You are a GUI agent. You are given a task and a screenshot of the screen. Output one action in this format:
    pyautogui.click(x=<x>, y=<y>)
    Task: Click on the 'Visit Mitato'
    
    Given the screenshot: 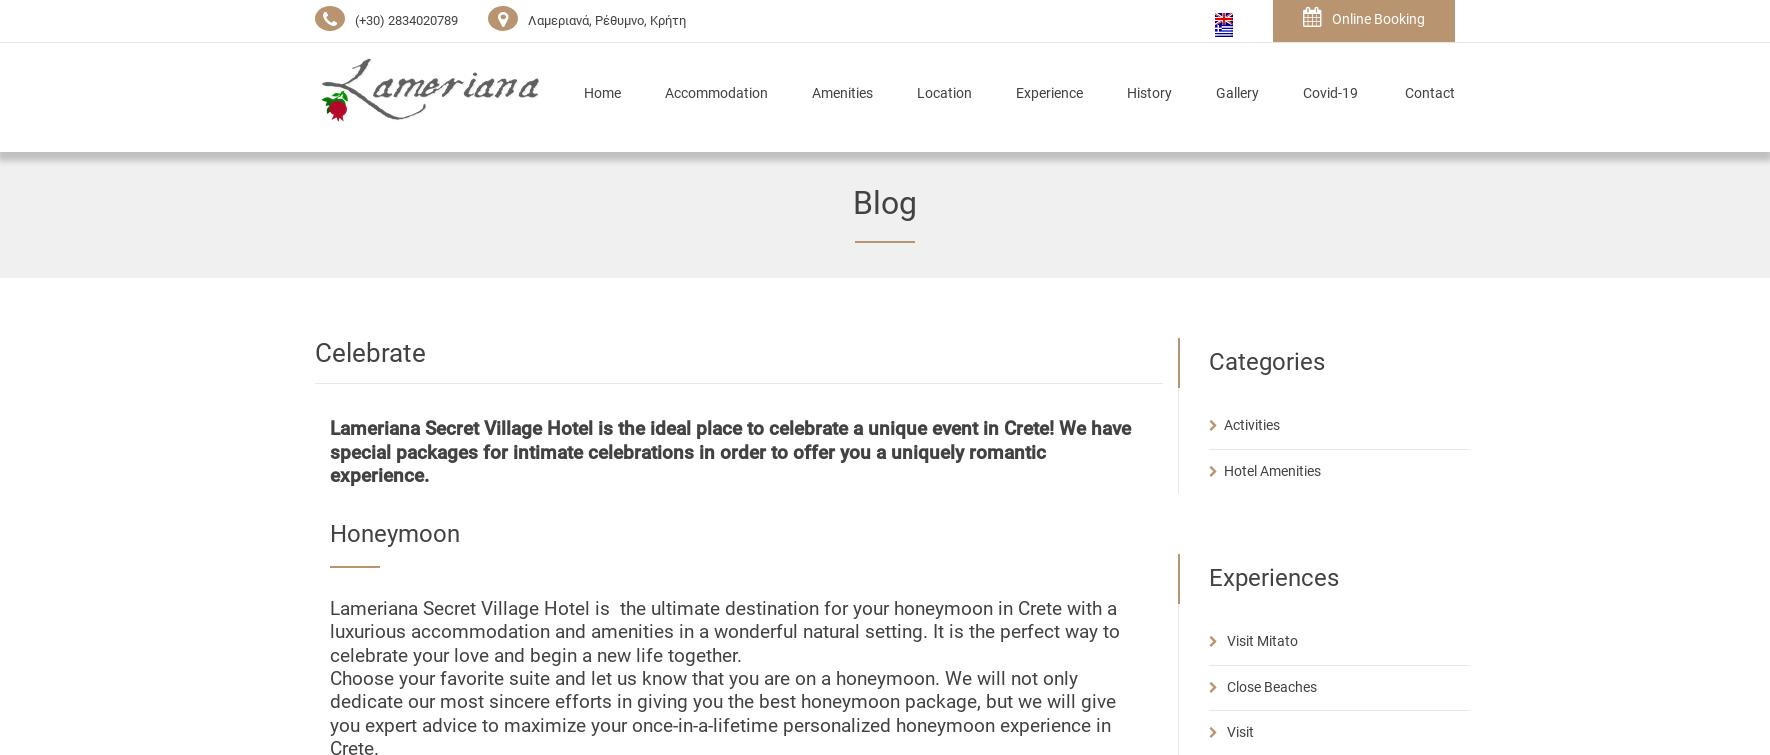 What is the action you would take?
    pyautogui.click(x=1260, y=639)
    